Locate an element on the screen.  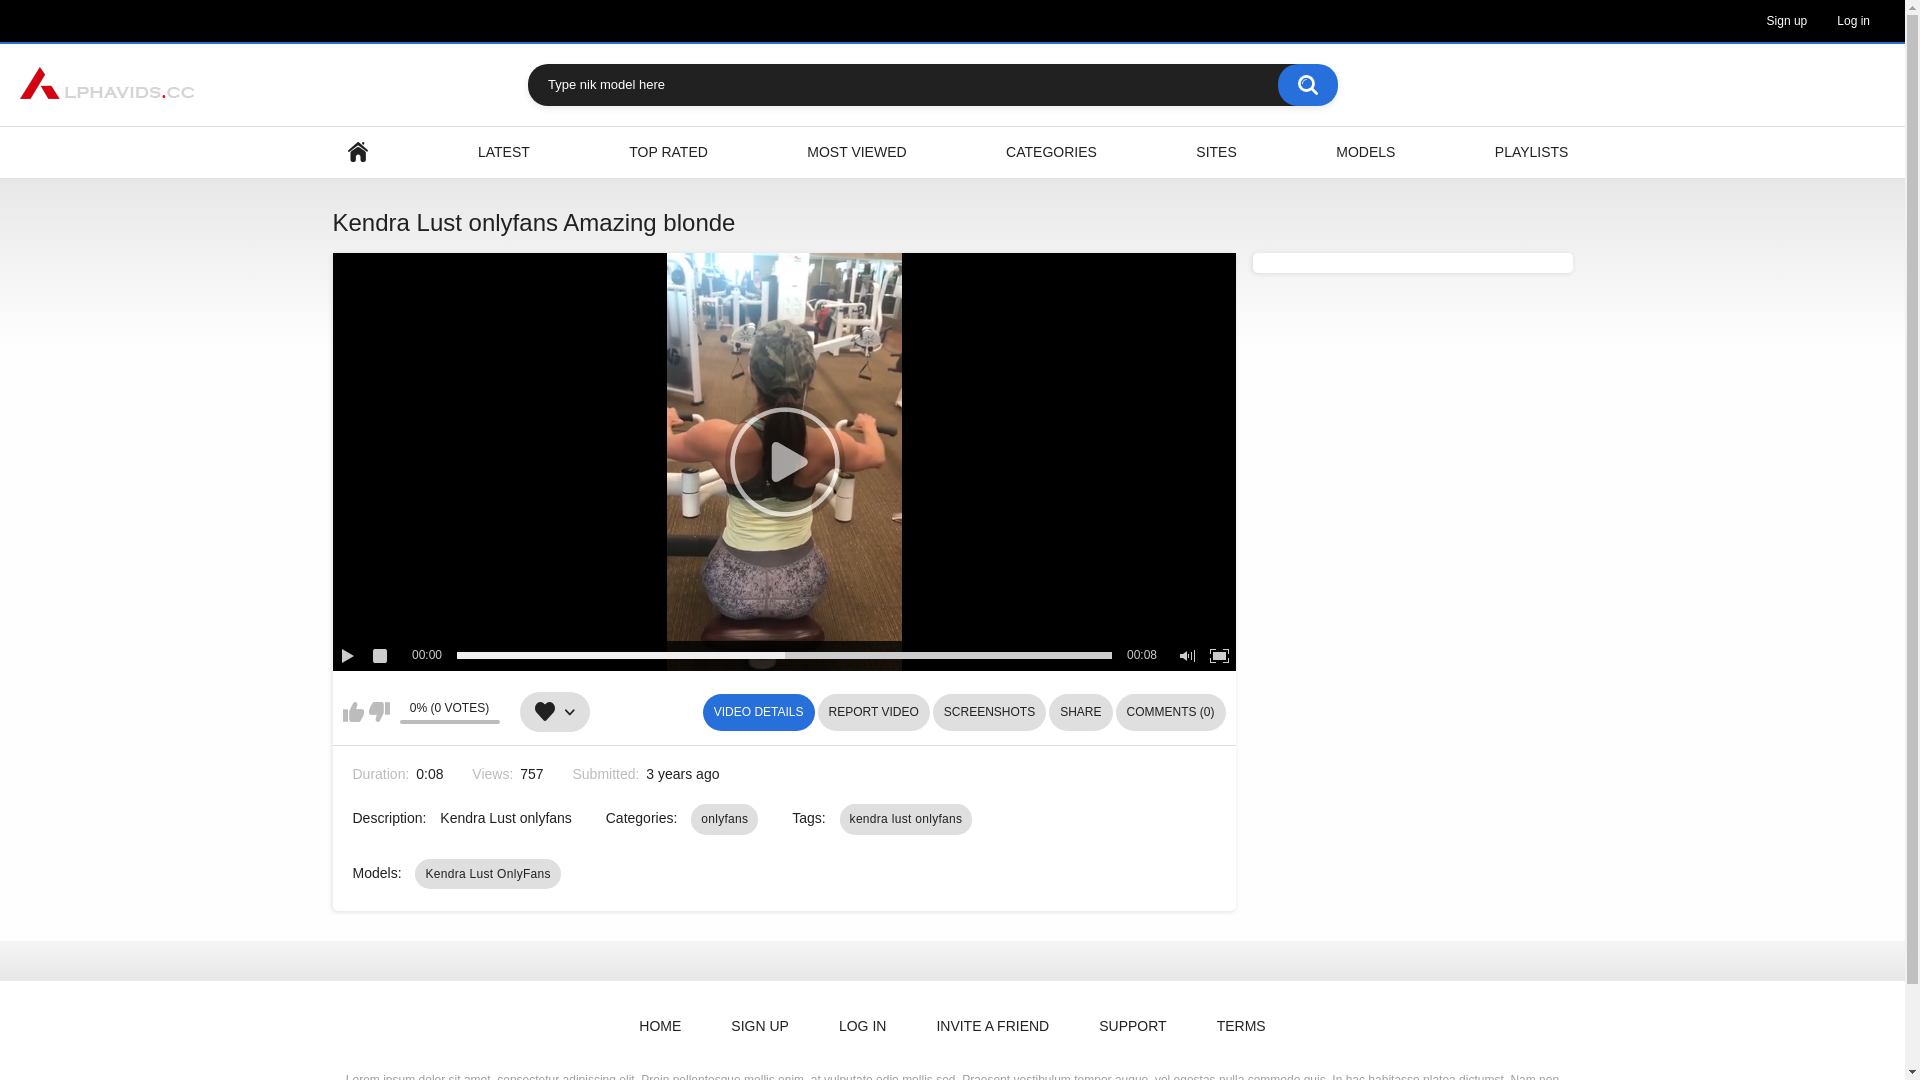
'PLAYLISTS' is located at coordinates (1530, 151).